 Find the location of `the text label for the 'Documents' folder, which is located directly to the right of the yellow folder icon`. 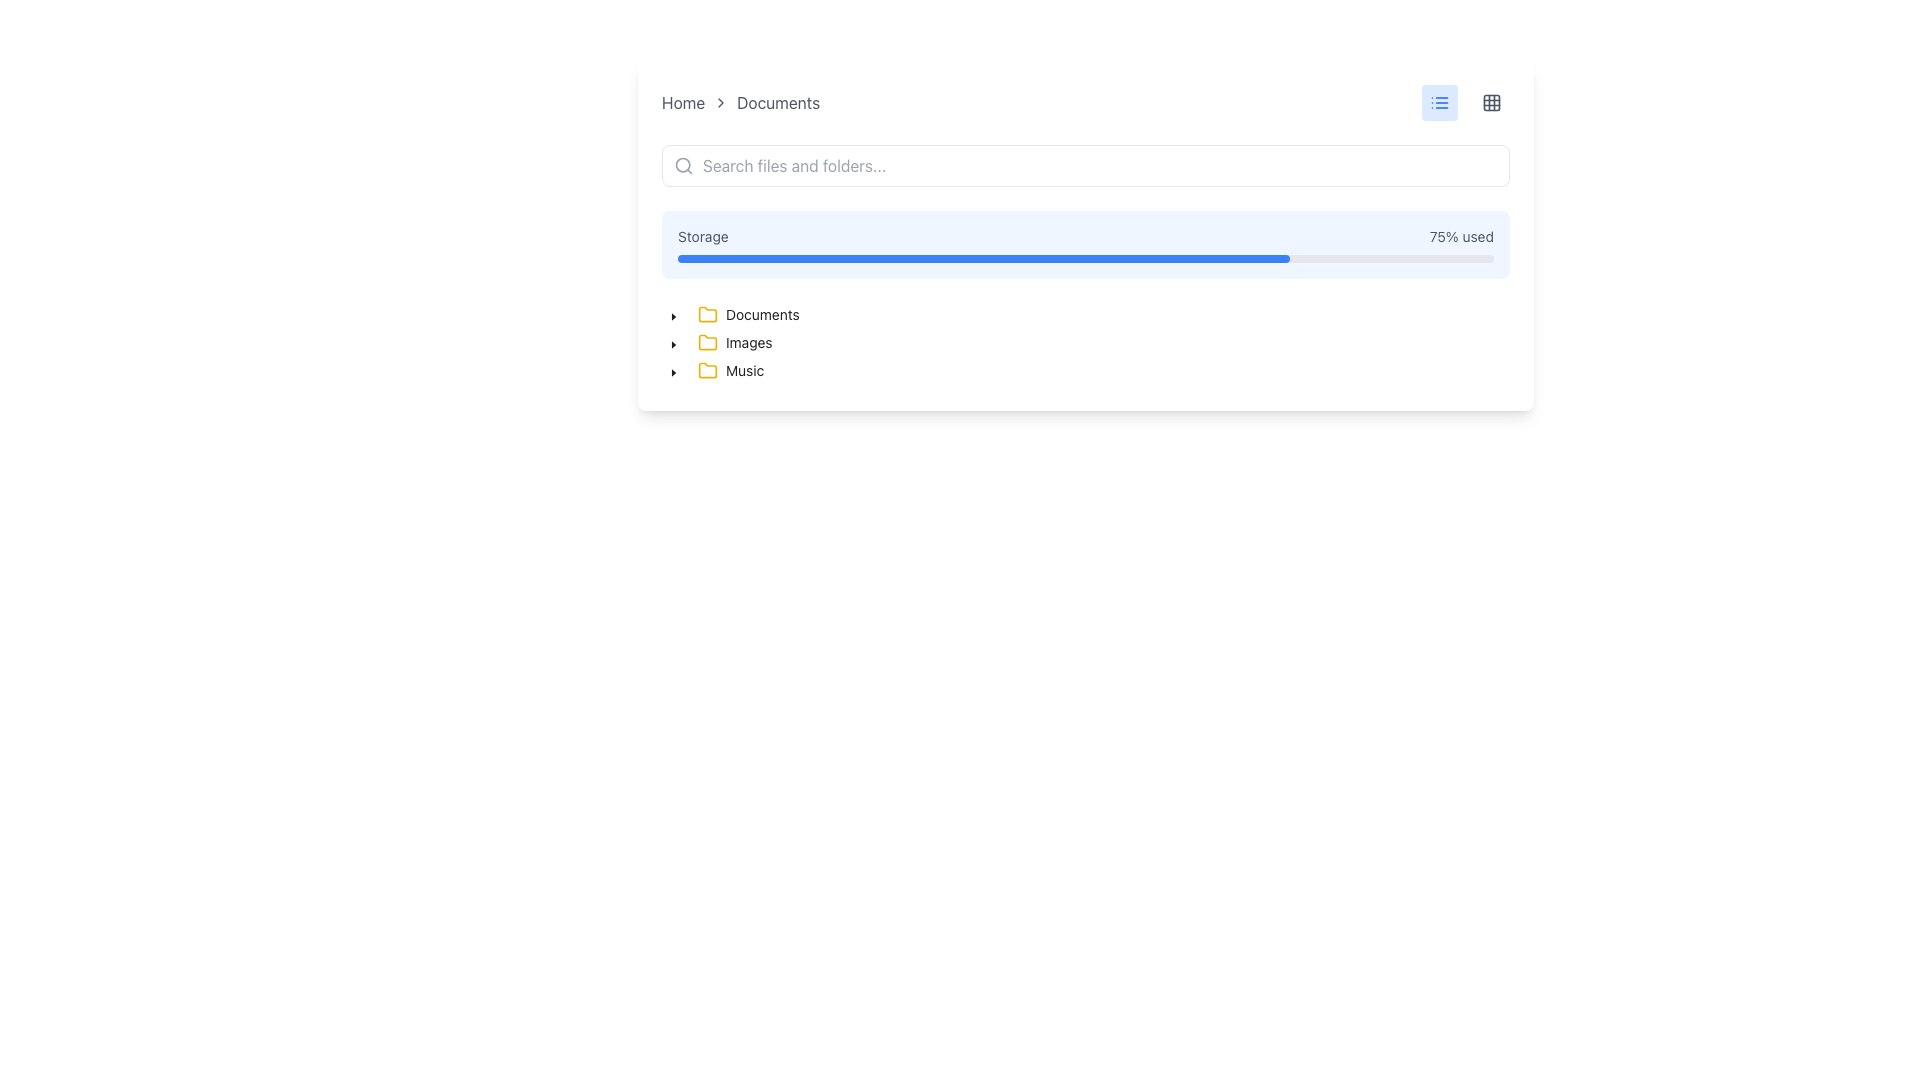

the text label for the 'Documents' folder, which is located directly to the right of the yellow folder icon is located at coordinates (761, 315).